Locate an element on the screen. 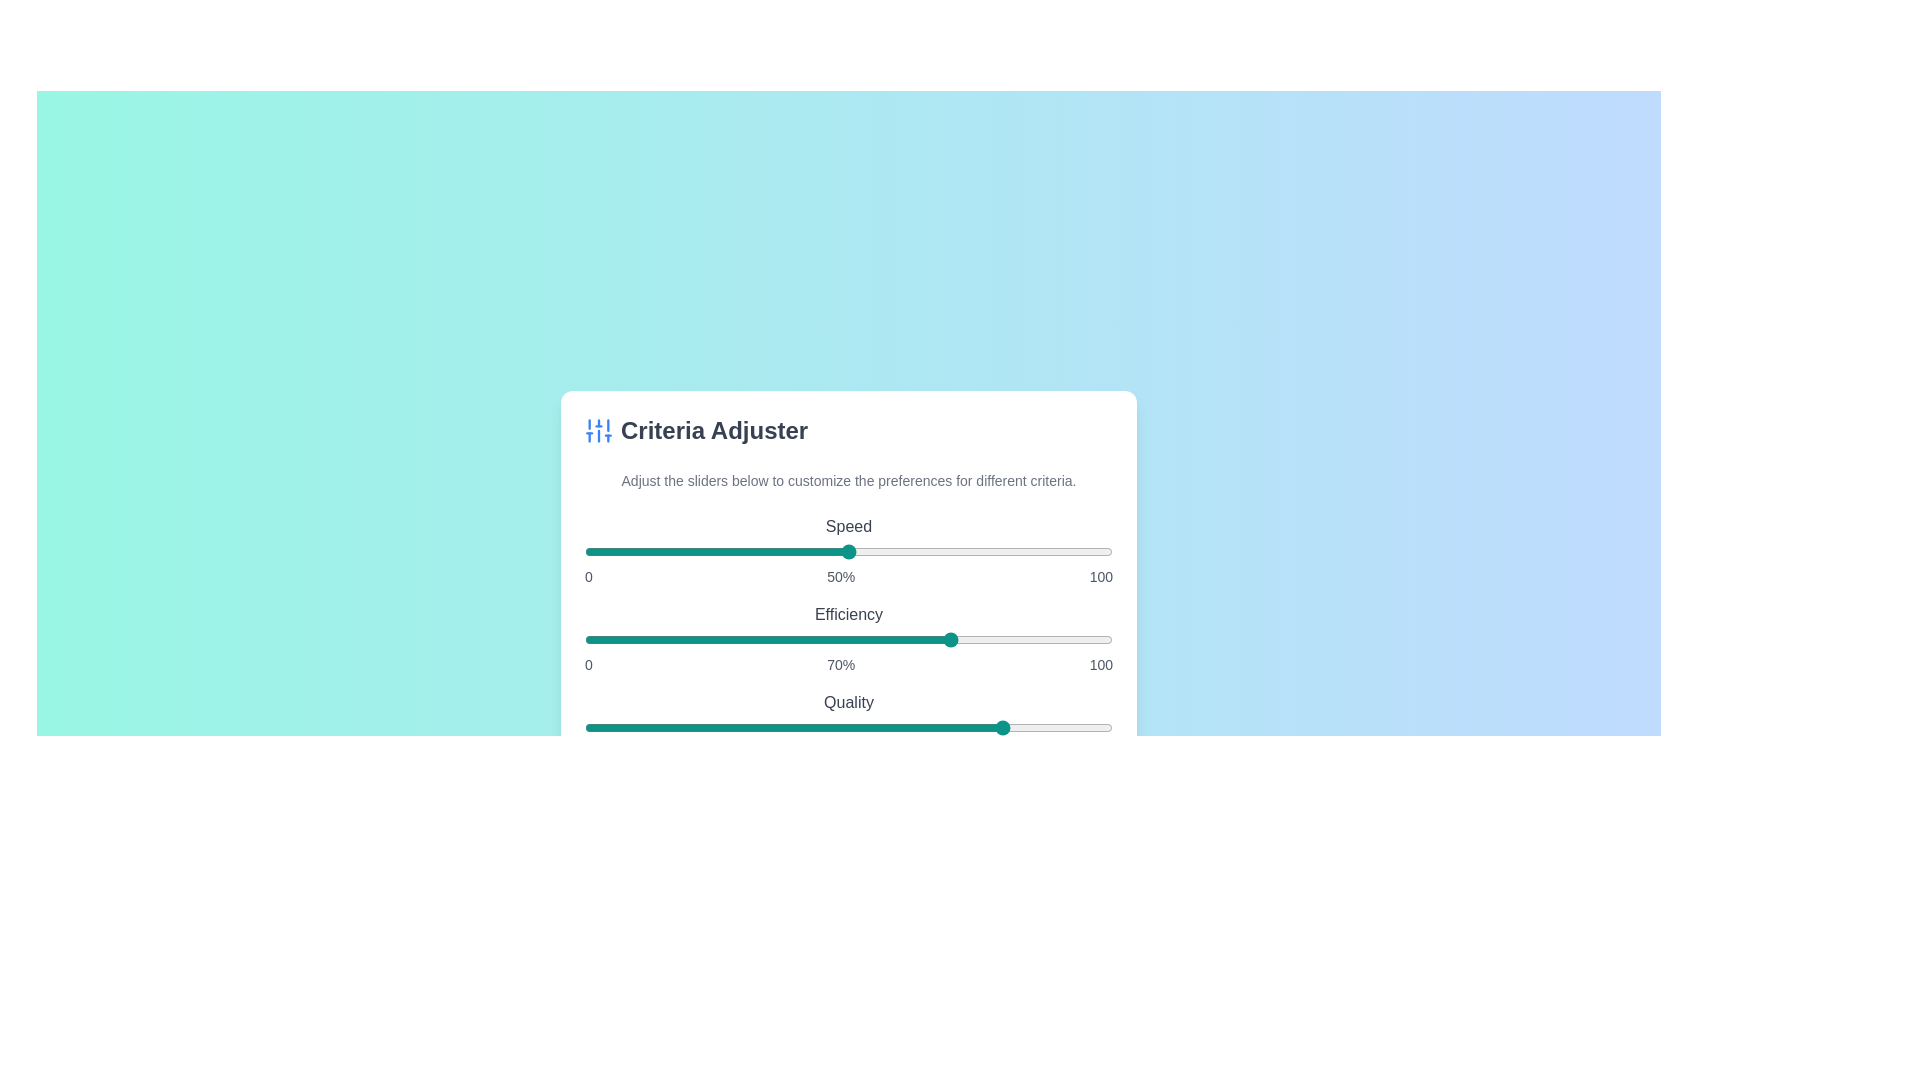 The width and height of the screenshot is (1920, 1080). the 'Quality' slider to set its value to 63 is located at coordinates (916, 728).